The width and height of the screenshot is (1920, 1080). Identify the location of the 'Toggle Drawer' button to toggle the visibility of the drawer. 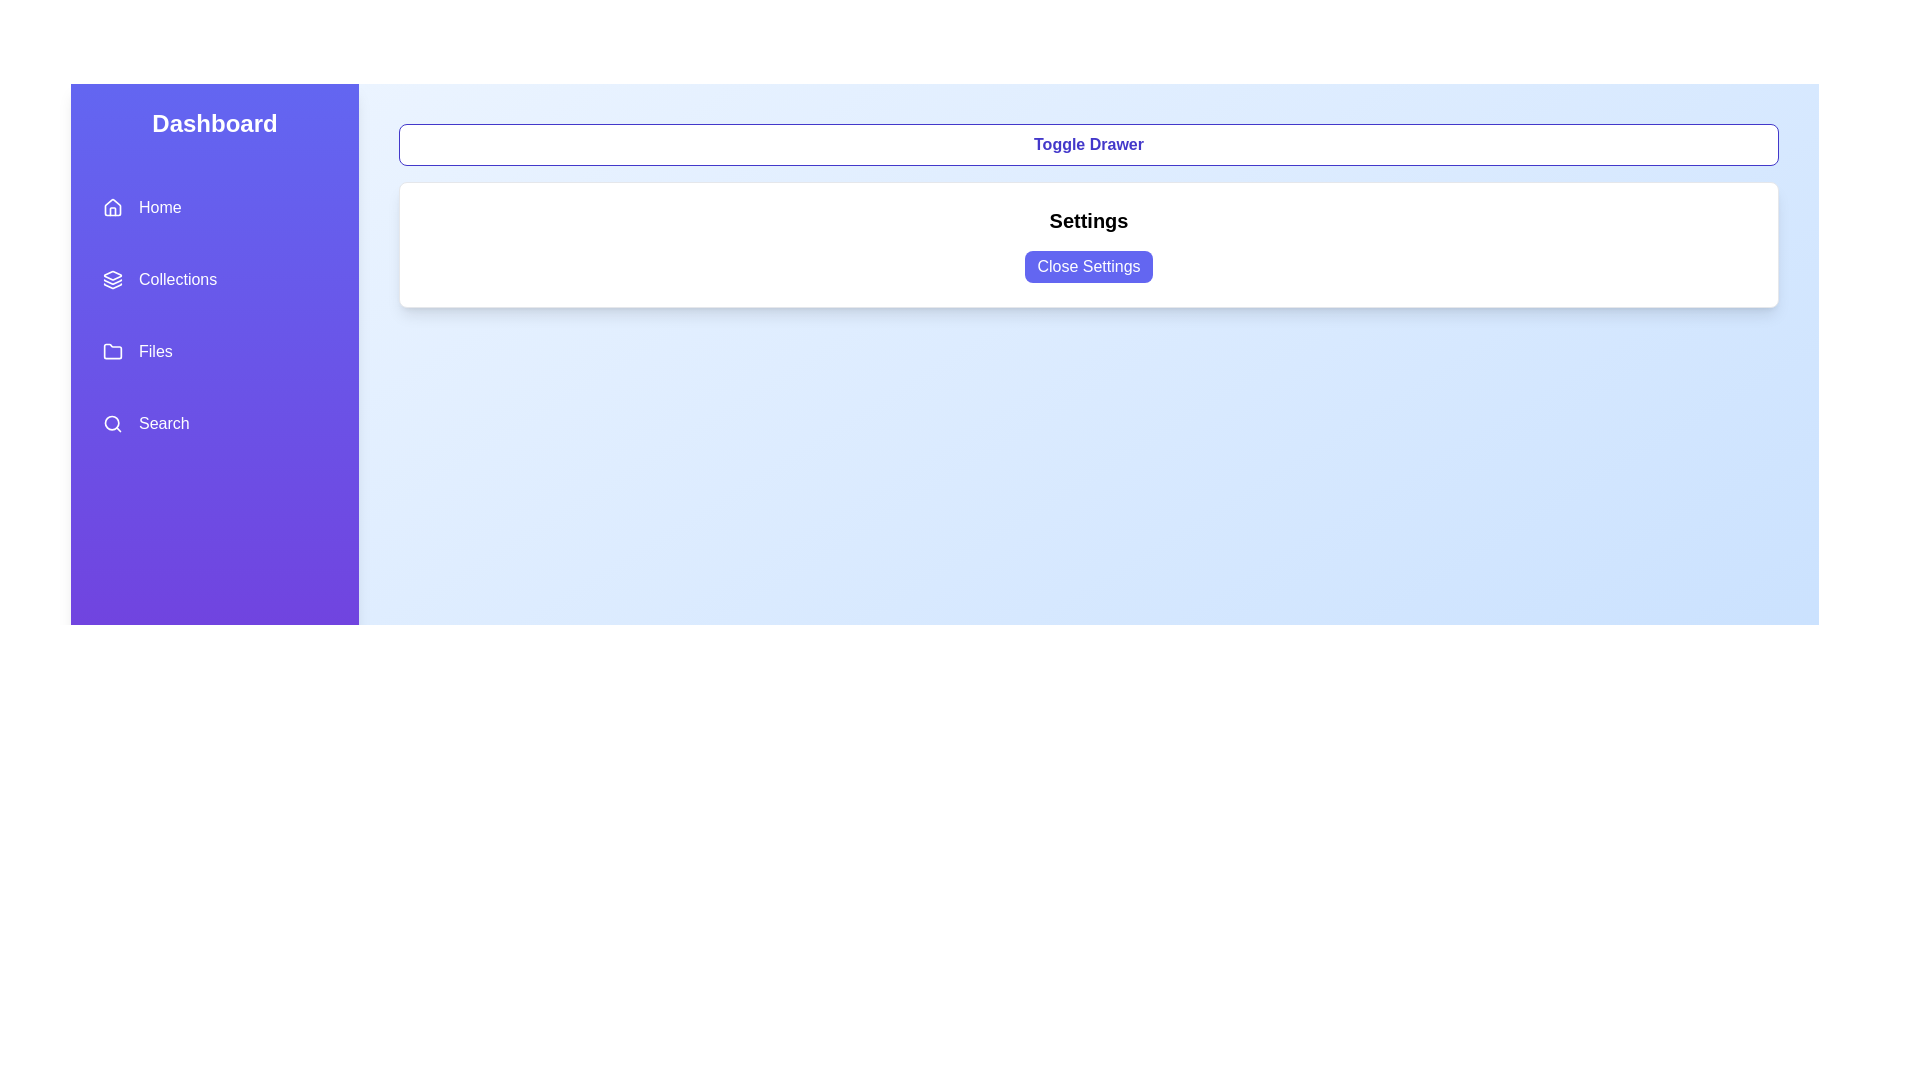
(1088, 144).